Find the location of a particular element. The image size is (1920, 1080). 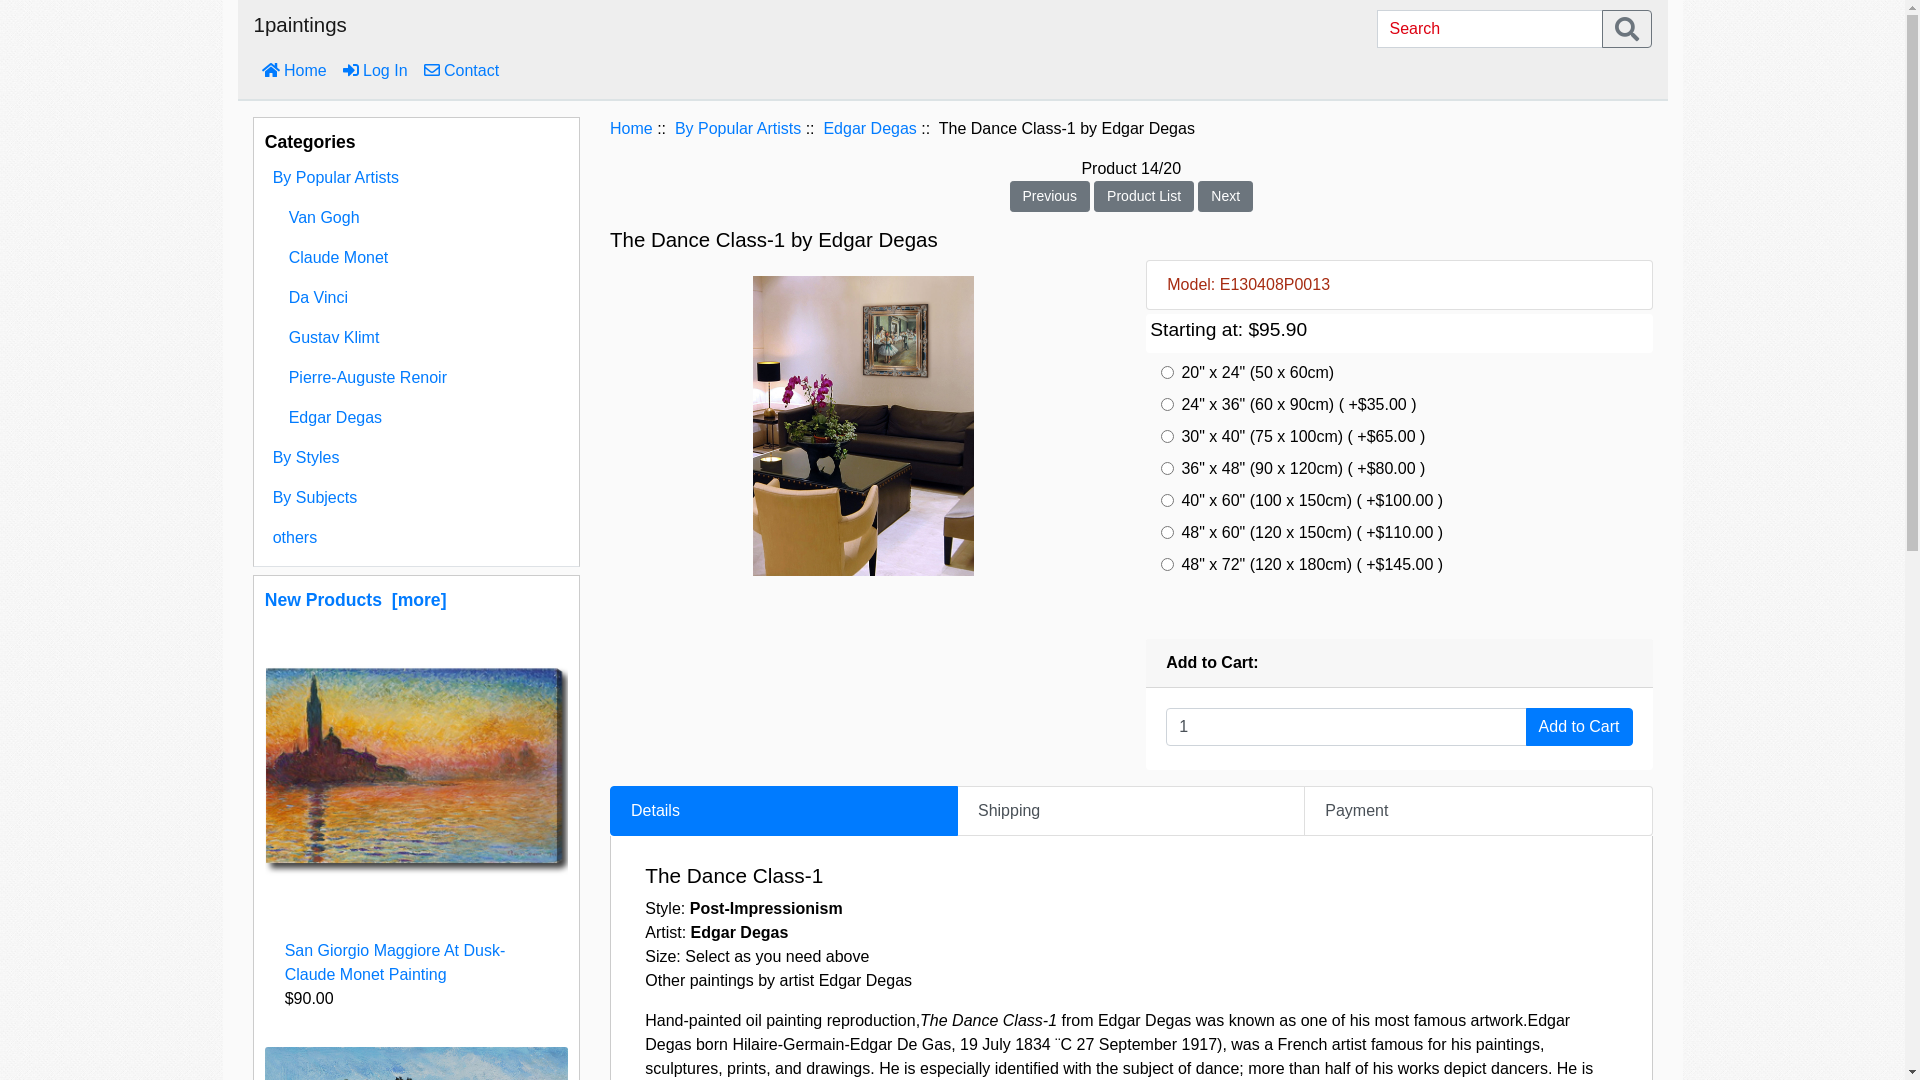

' Product List ' is located at coordinates (1143, 194).